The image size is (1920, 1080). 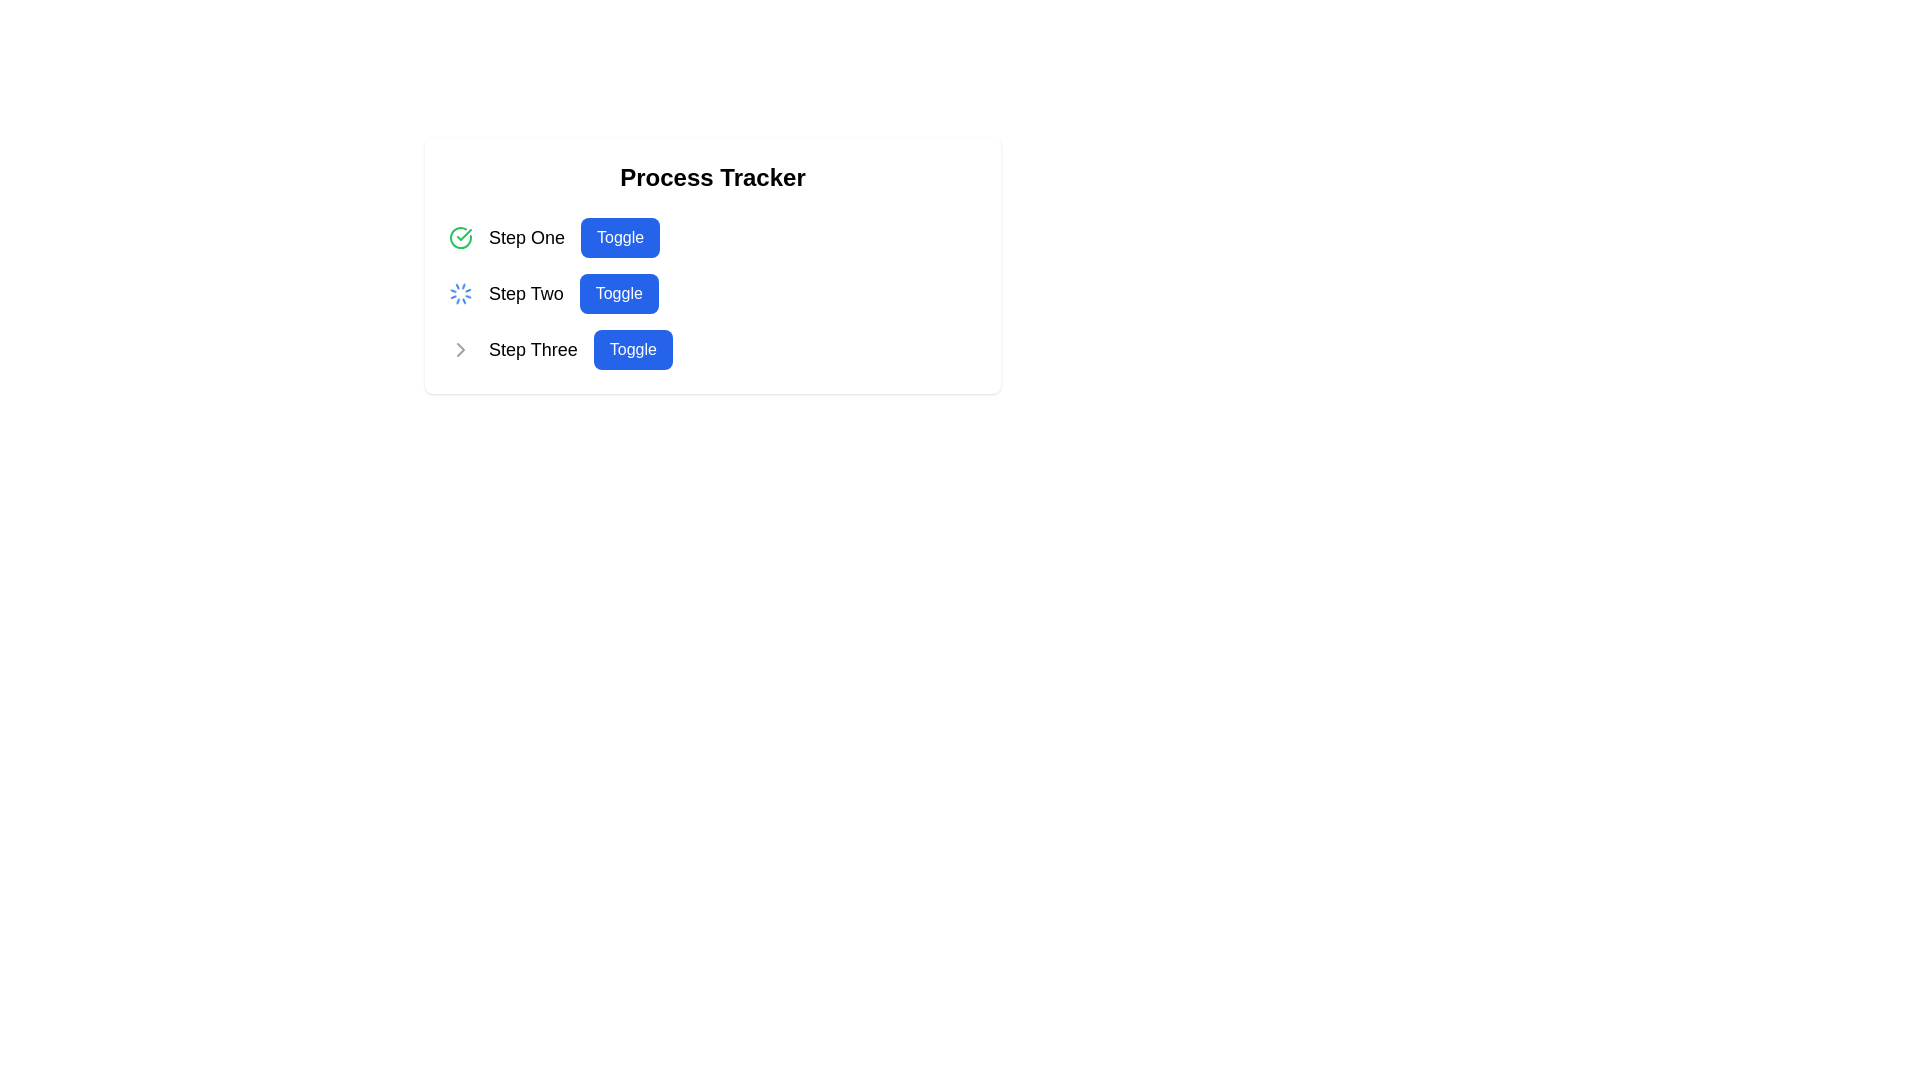 What do you see at coordinates (463, 234) in the screenshot?
I see `the checkmark icon that signifies successful completion in the first step of the process tracker, located next to the 'Step One' label` at bounding box center [463, 234].